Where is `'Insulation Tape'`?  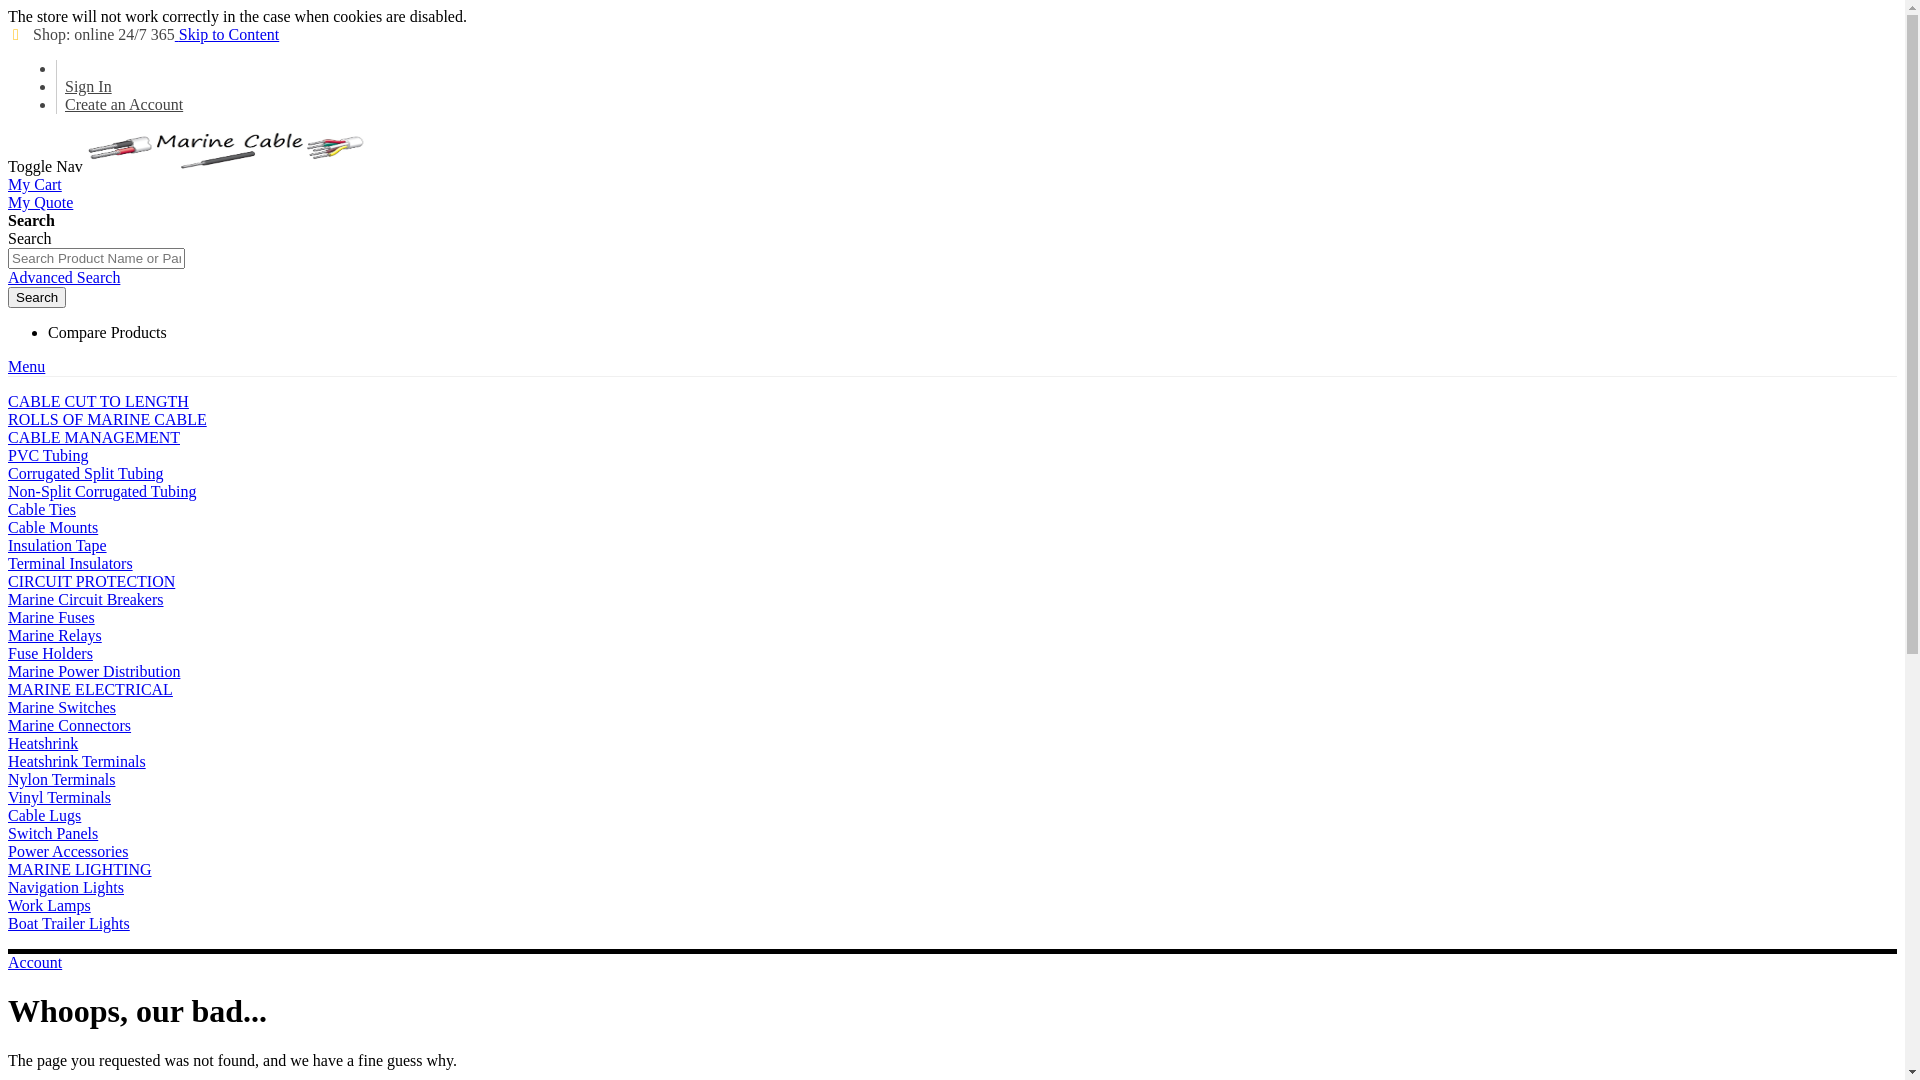
'Insulation Tape' is located at coordinates (57, 545).